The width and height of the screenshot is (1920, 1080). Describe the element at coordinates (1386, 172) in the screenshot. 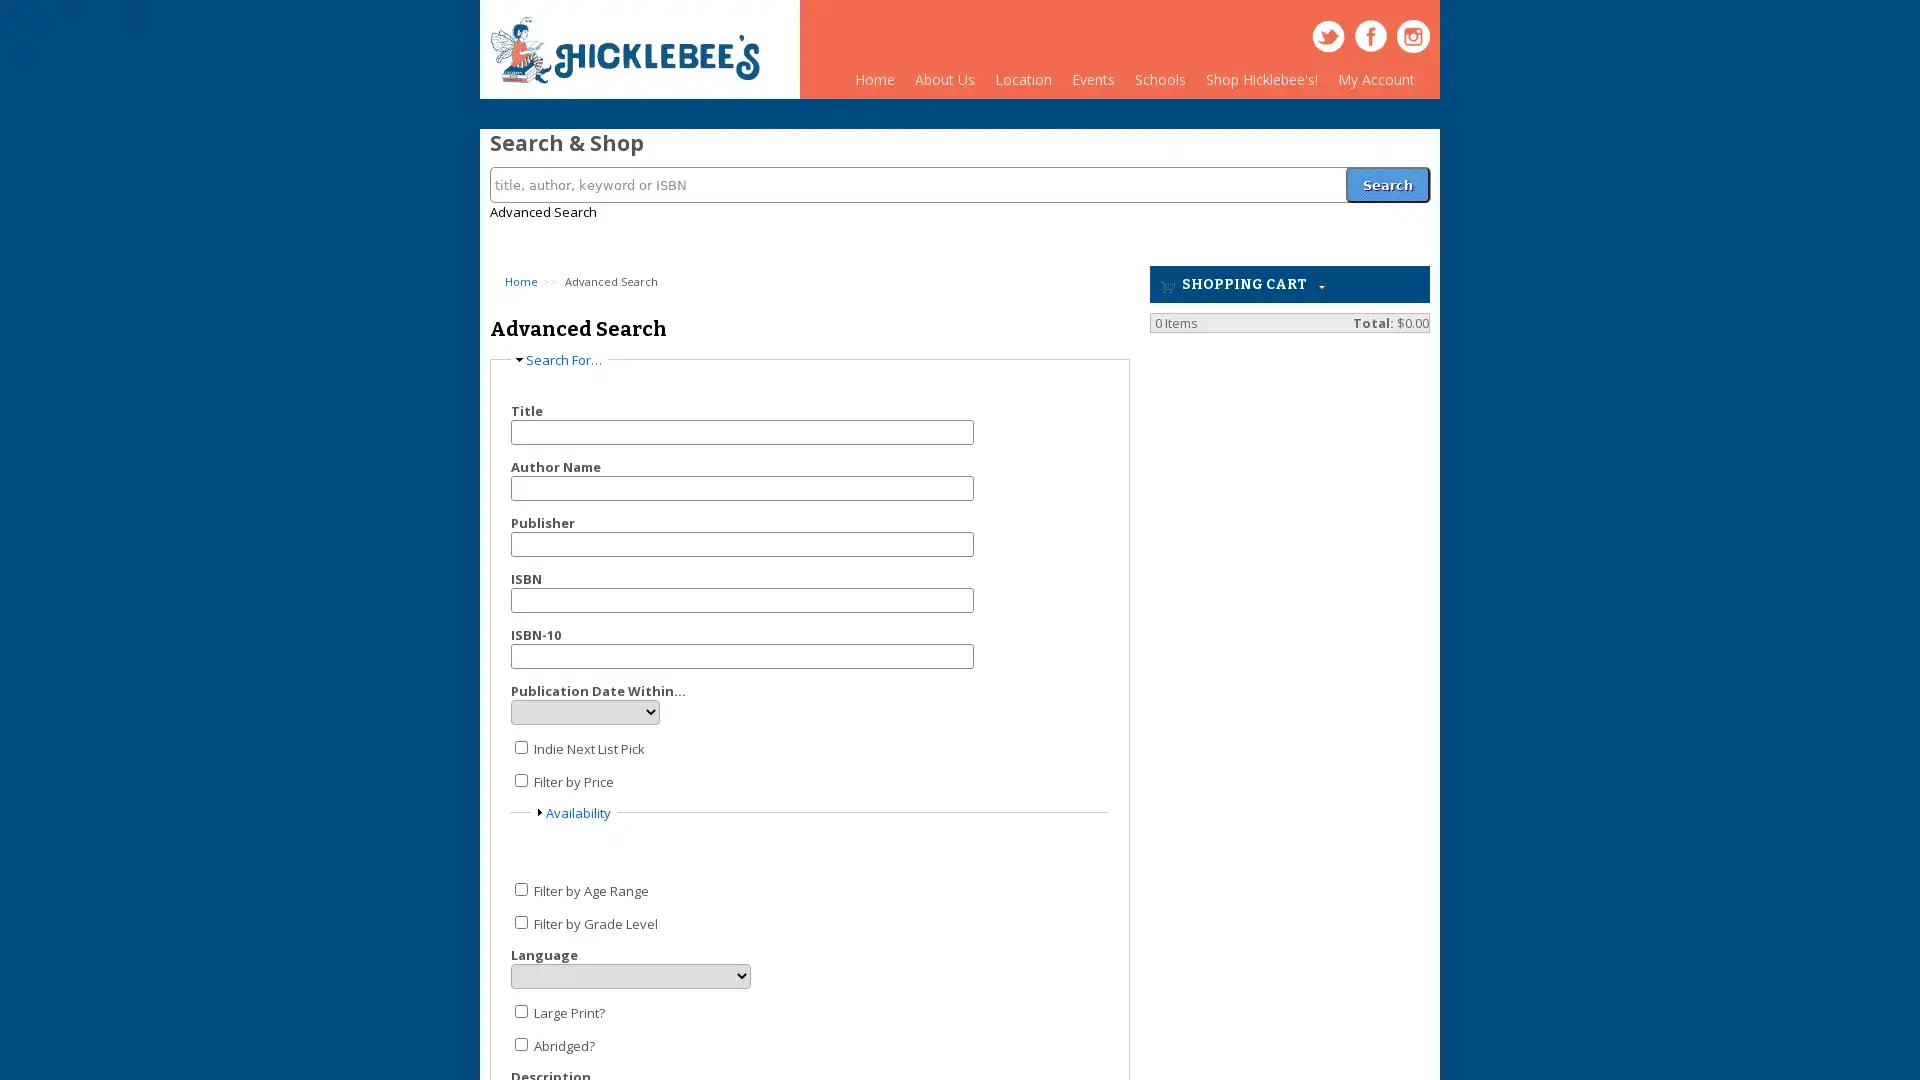

I see `Search` at that location.